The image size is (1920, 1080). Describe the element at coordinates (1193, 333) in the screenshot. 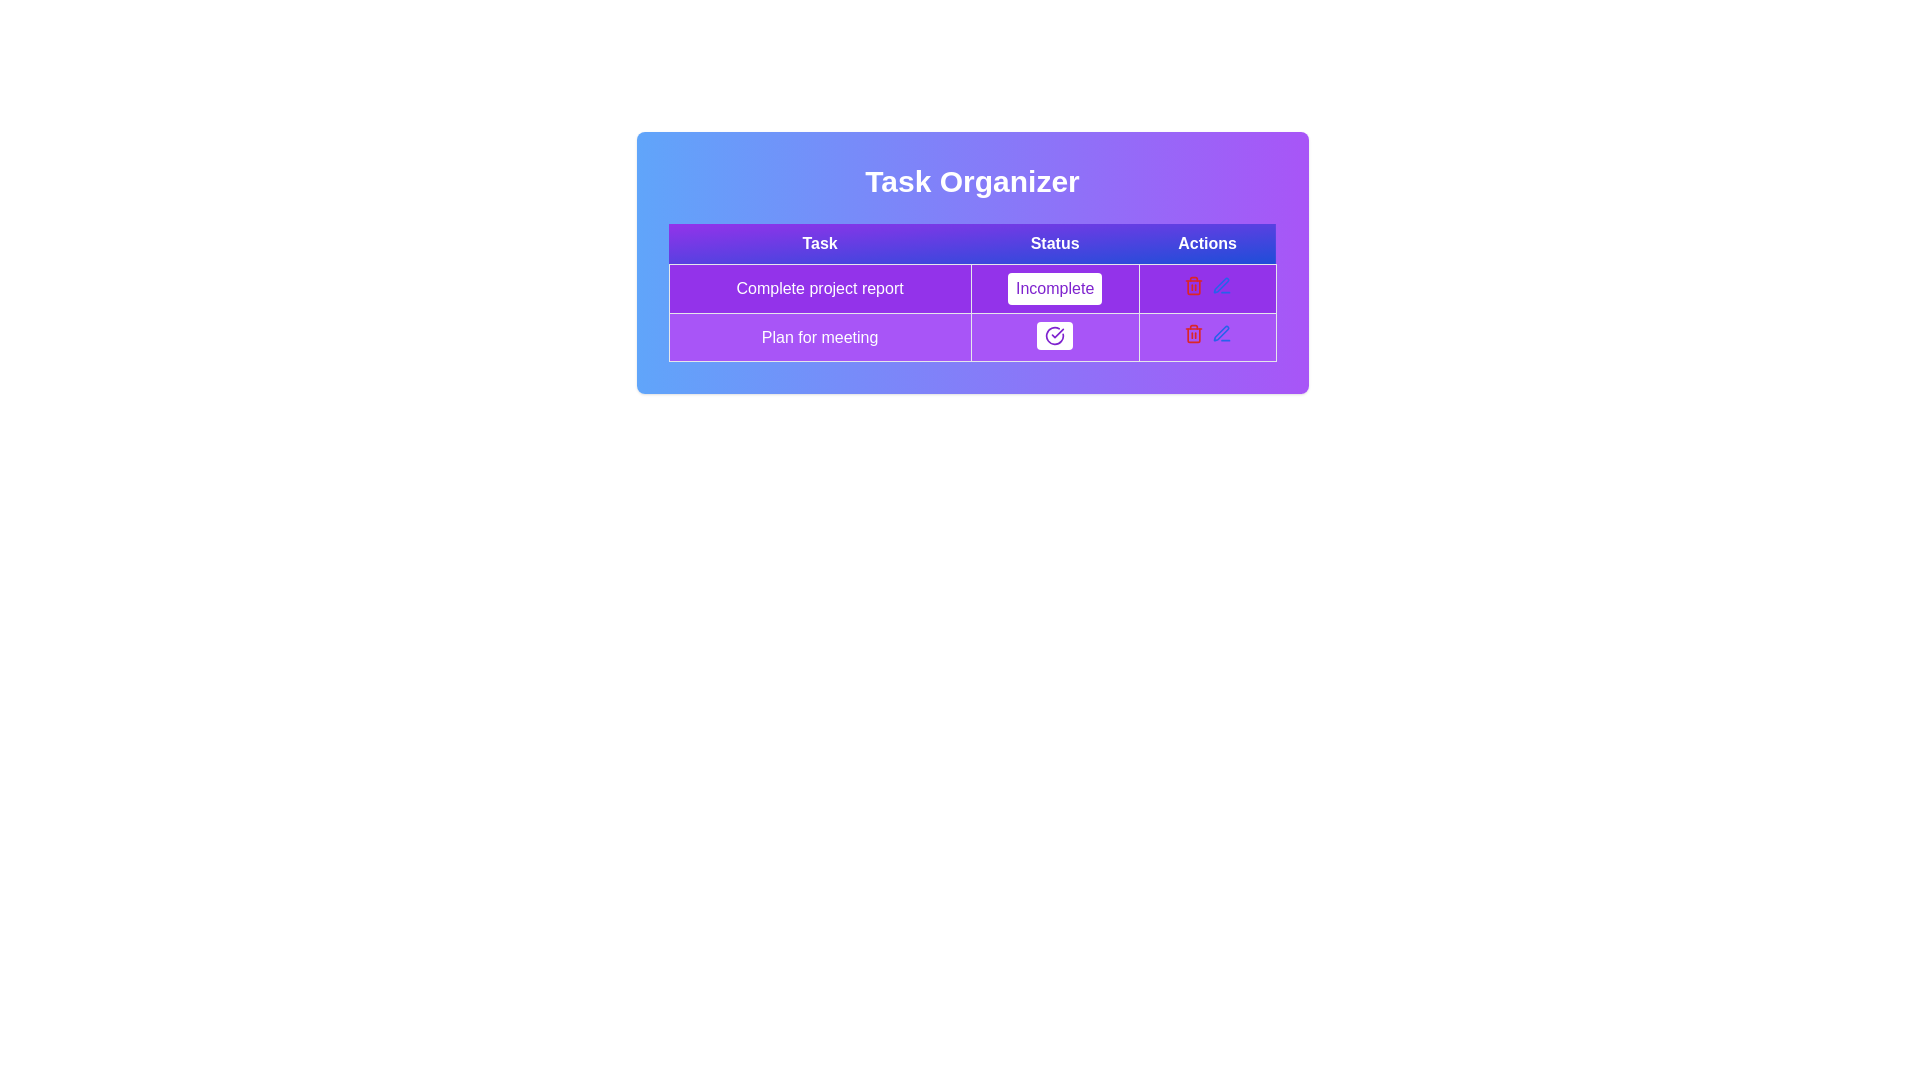

I see `the delete button in the Actions column of the second row for the task 'Plan for meeting'` at that location.